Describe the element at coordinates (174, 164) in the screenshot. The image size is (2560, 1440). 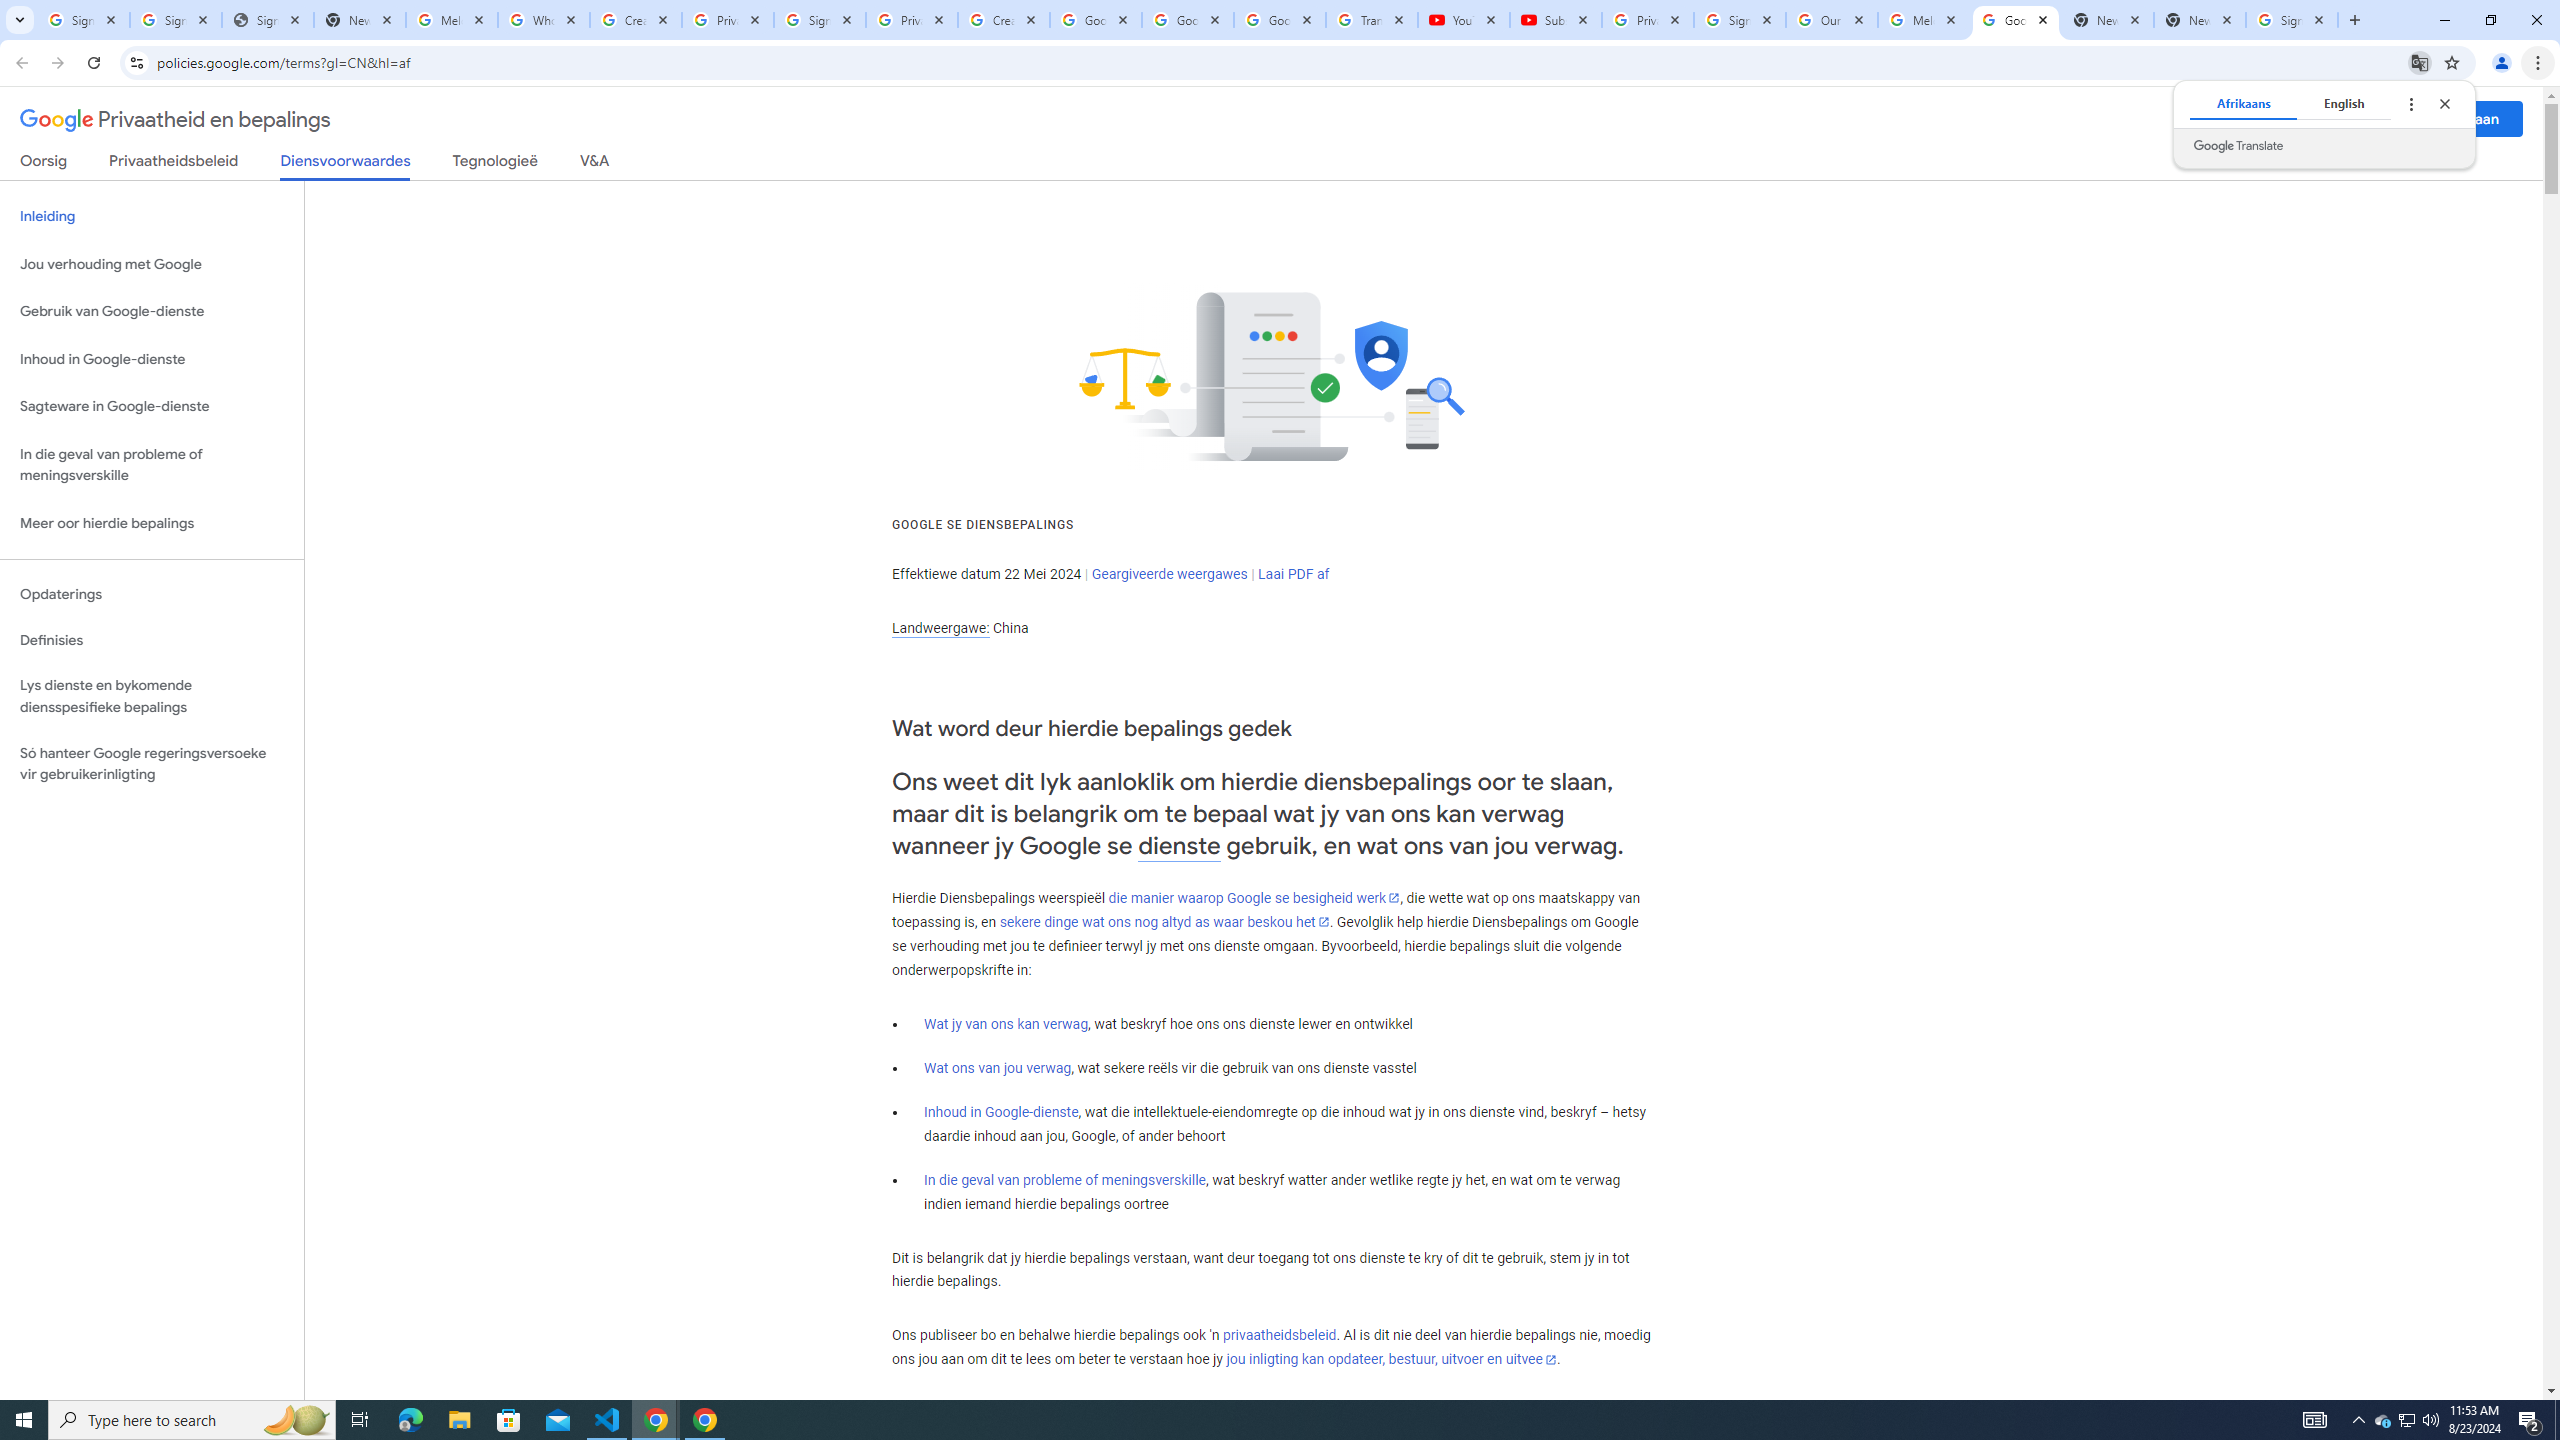
I see `'Privaatheidsbeleid'` at that location.